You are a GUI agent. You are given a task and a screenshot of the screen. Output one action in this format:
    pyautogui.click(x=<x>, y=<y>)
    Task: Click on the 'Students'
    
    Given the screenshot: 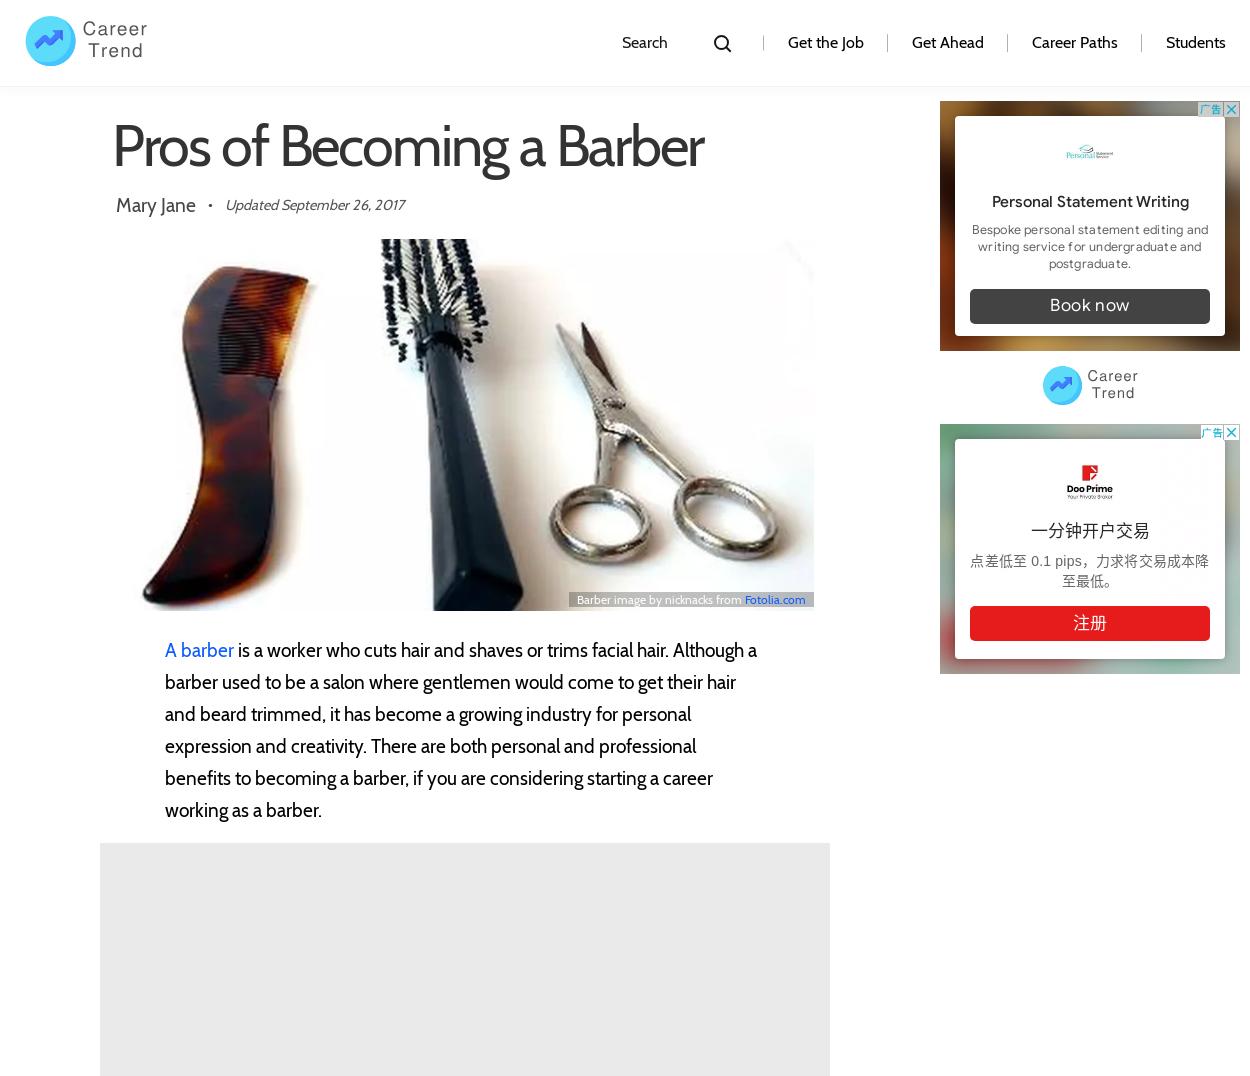 What is the action you would take?
    pyautogui.click(x=1195, y=41)
    